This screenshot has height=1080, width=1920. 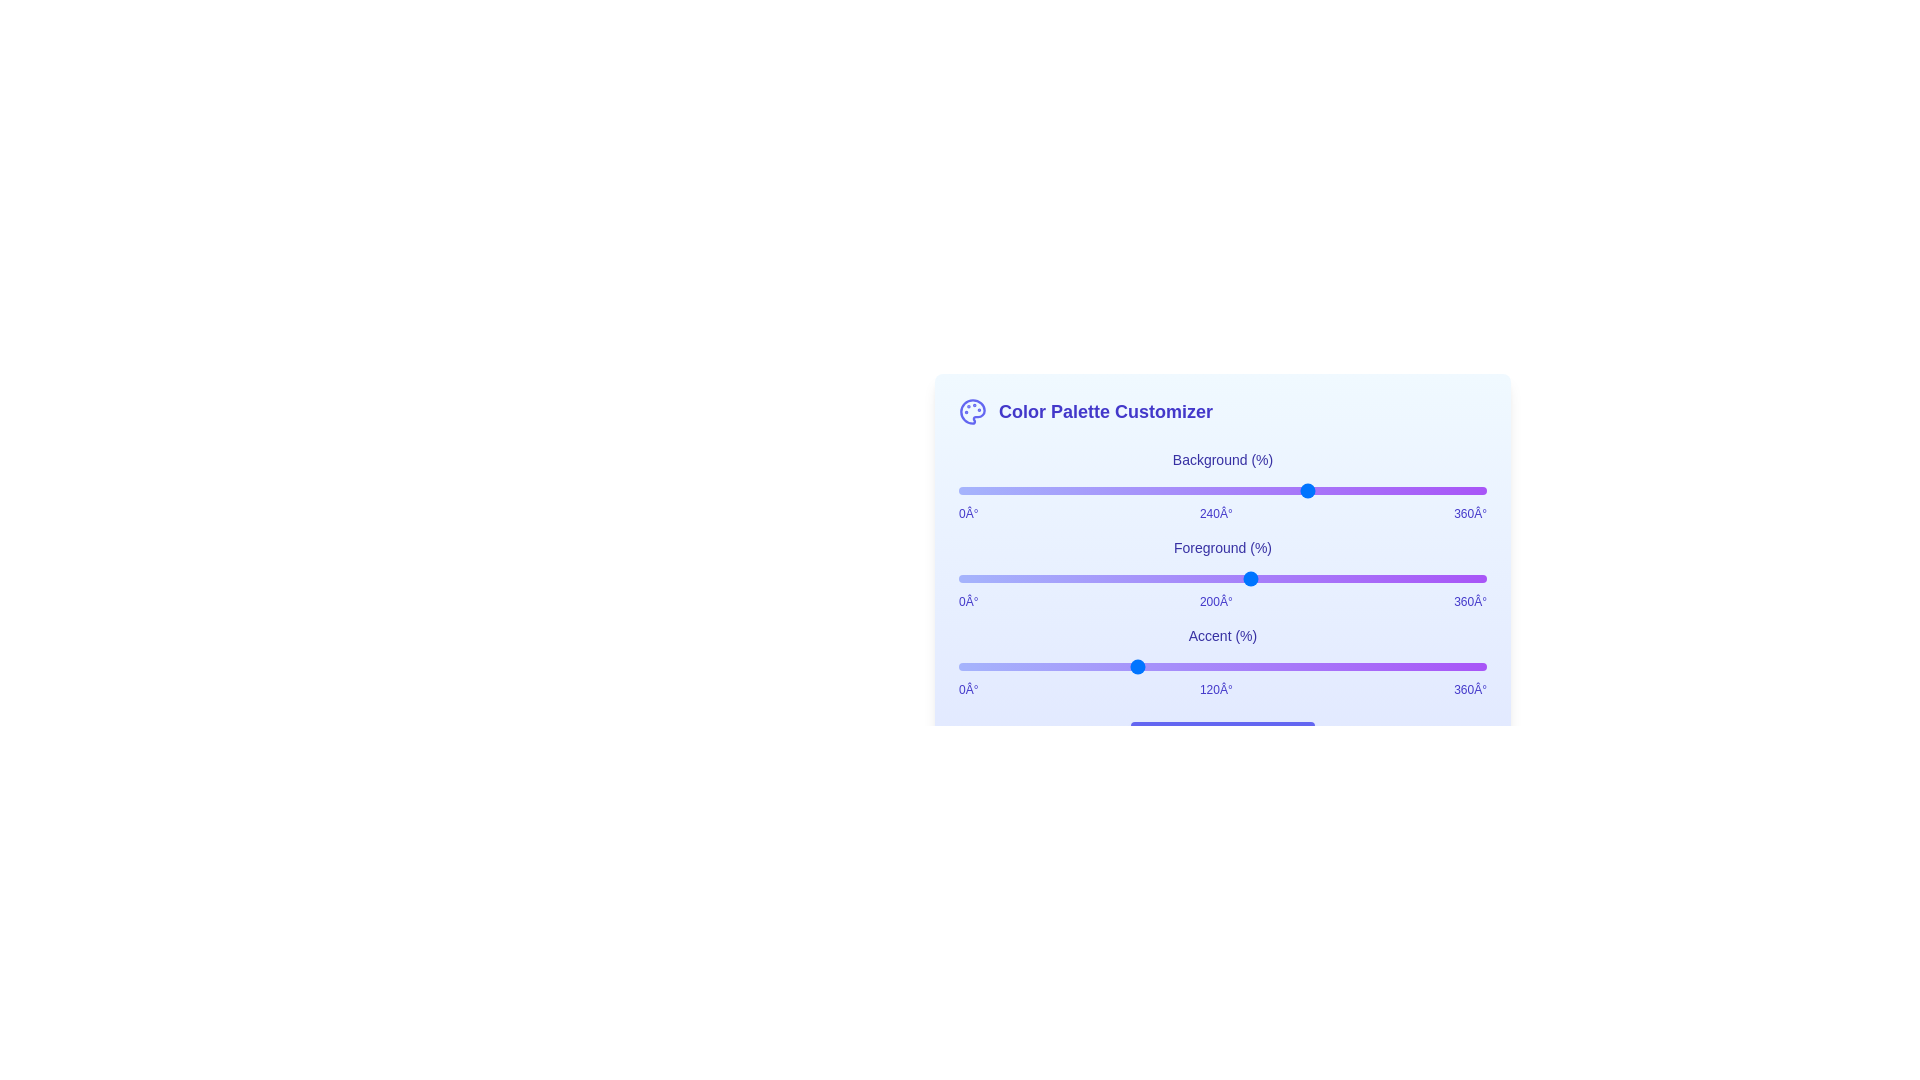 I want to click on the foreground color slider to set its hue value to 288°, so click(x=1380, y=578).